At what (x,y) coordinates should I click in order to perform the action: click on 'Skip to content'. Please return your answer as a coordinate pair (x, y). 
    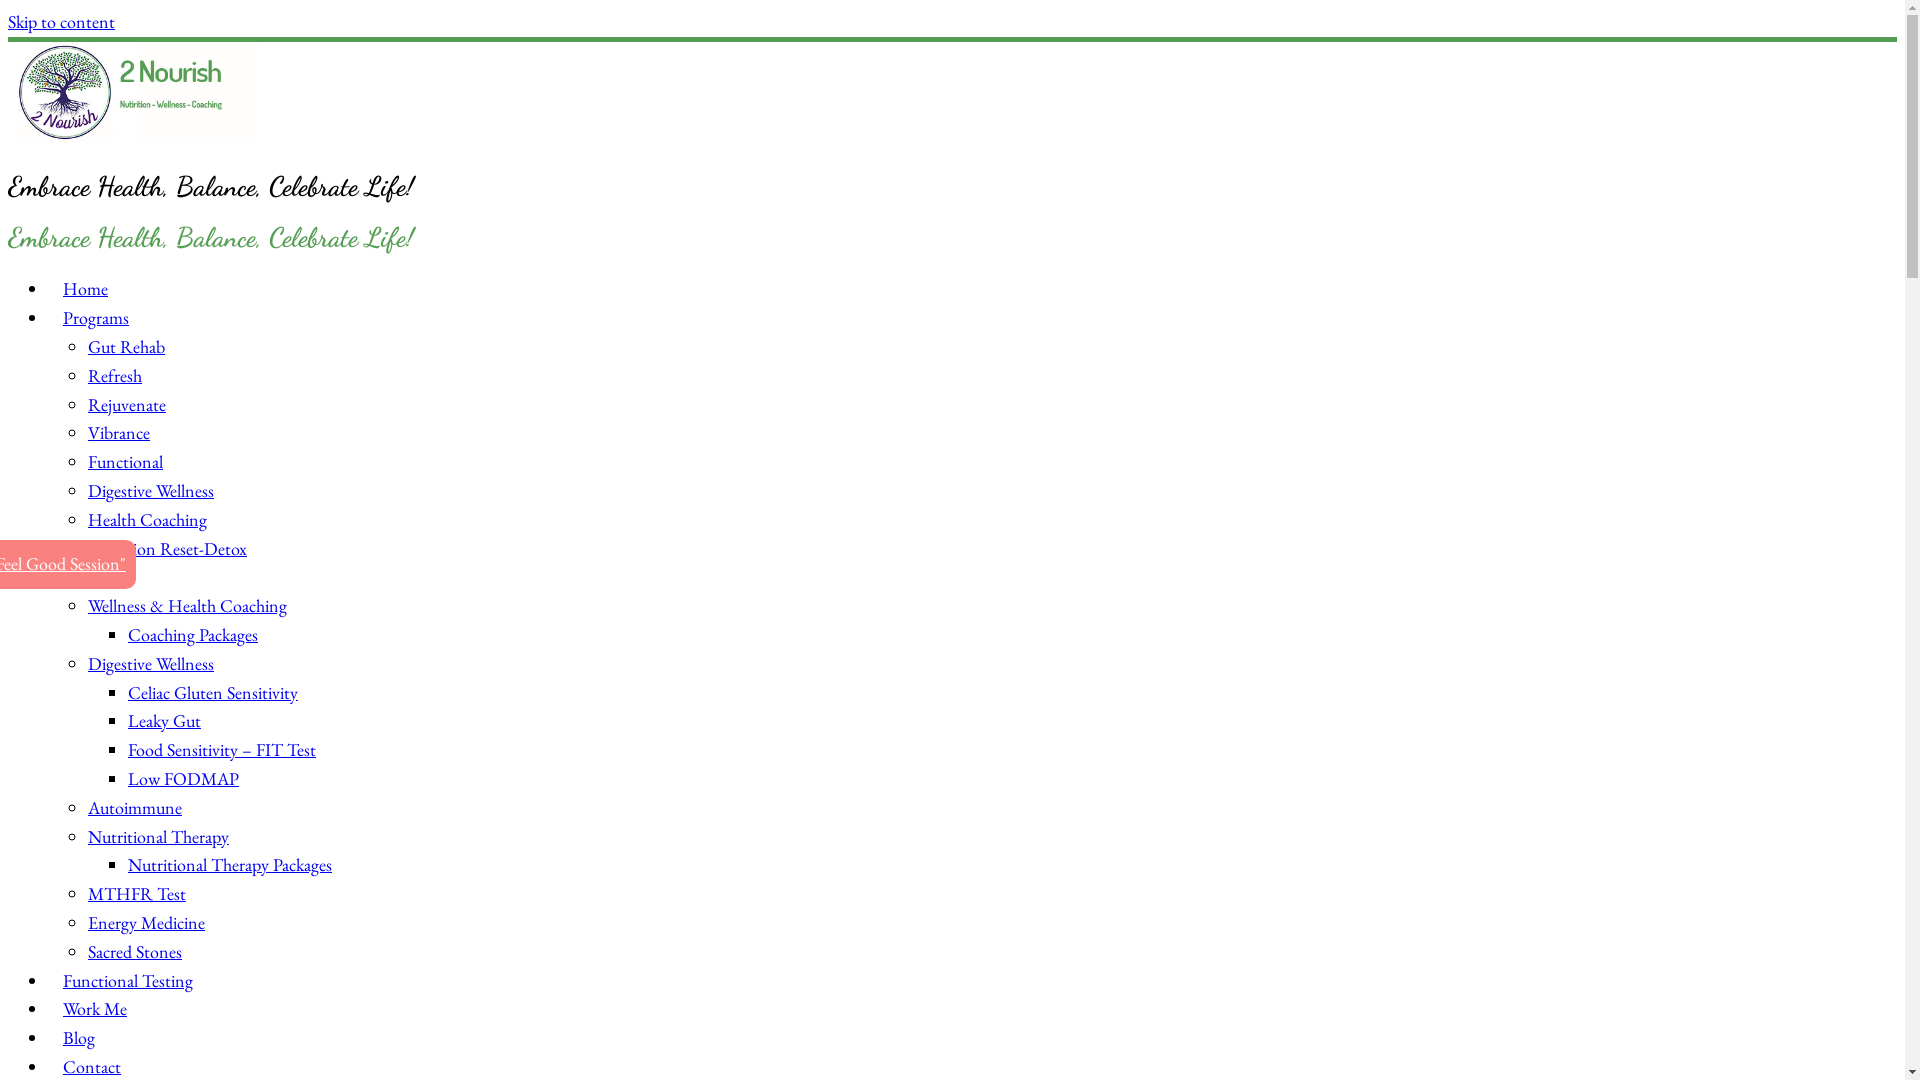
    Looking at the image, I should click on (61, 21).